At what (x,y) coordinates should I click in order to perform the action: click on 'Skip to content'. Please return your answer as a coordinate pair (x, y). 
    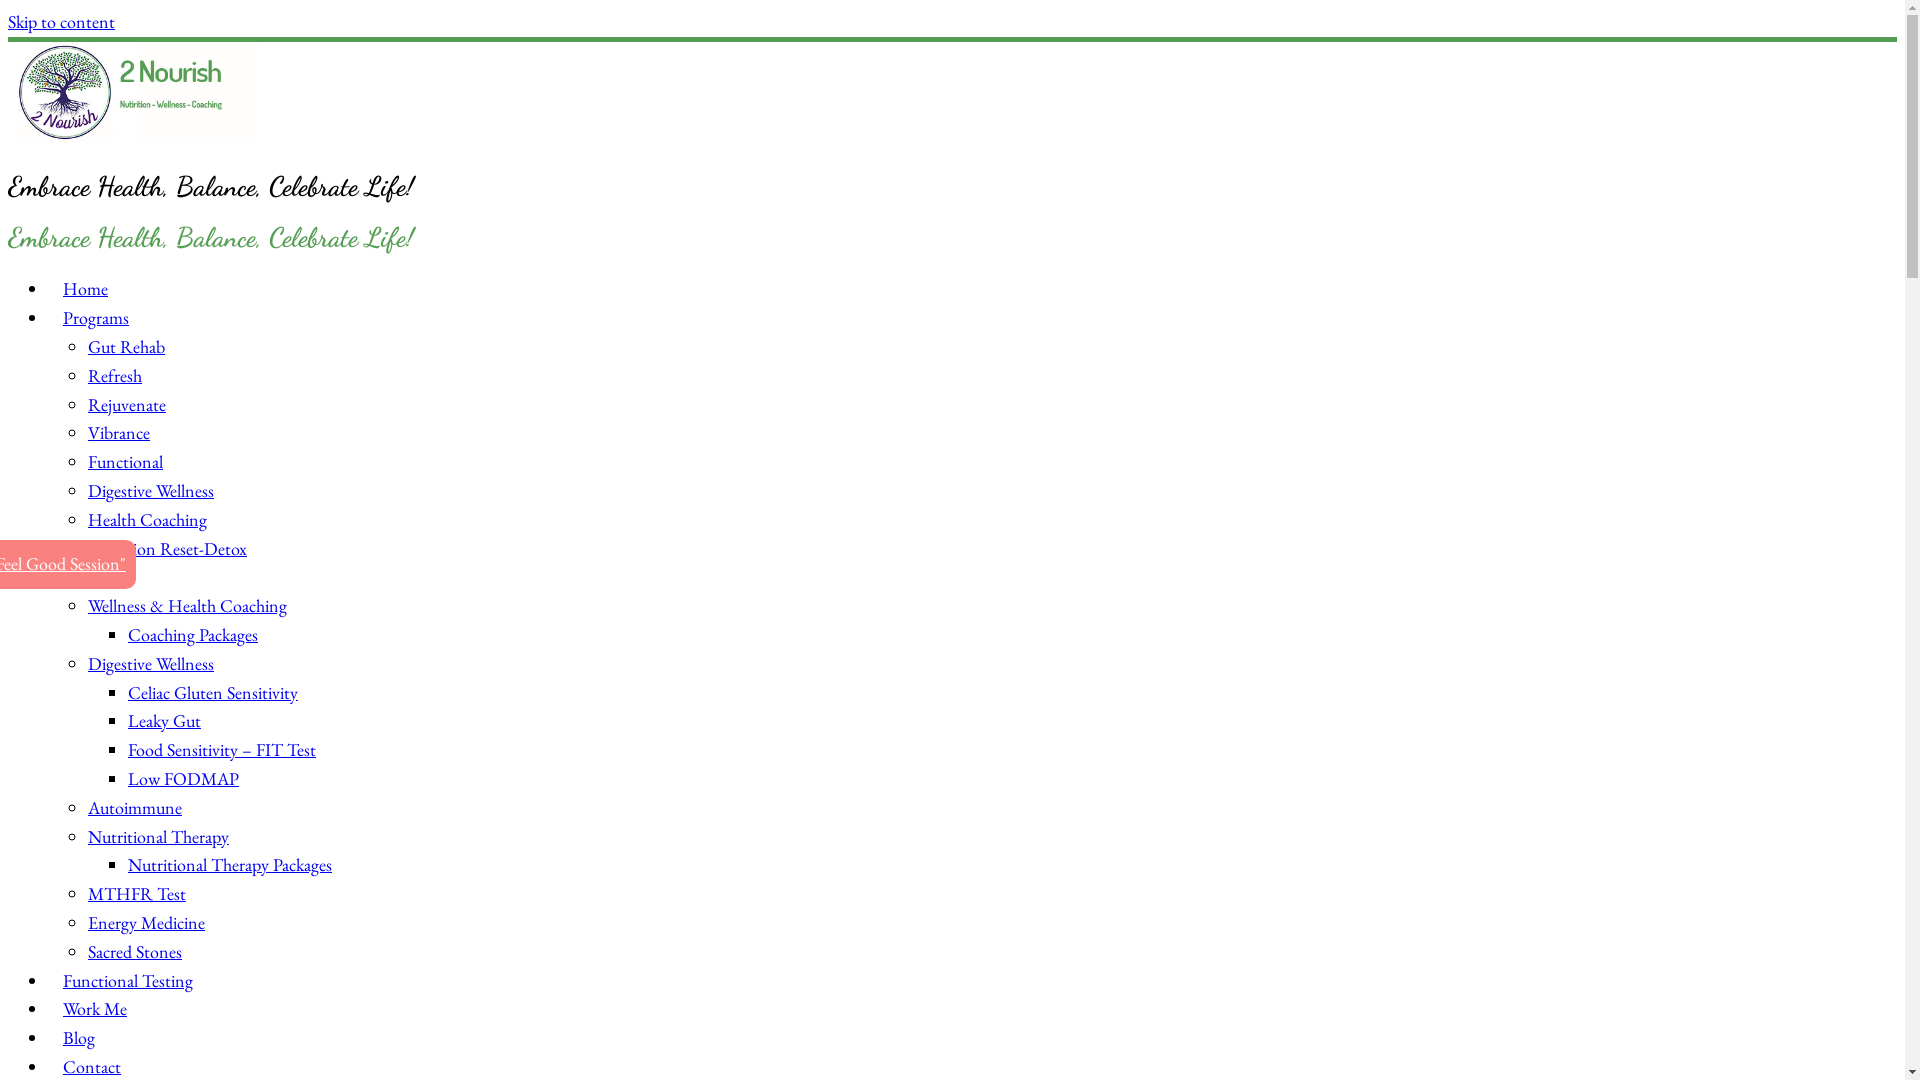
    Looking at the image, I should click on (61, 21).